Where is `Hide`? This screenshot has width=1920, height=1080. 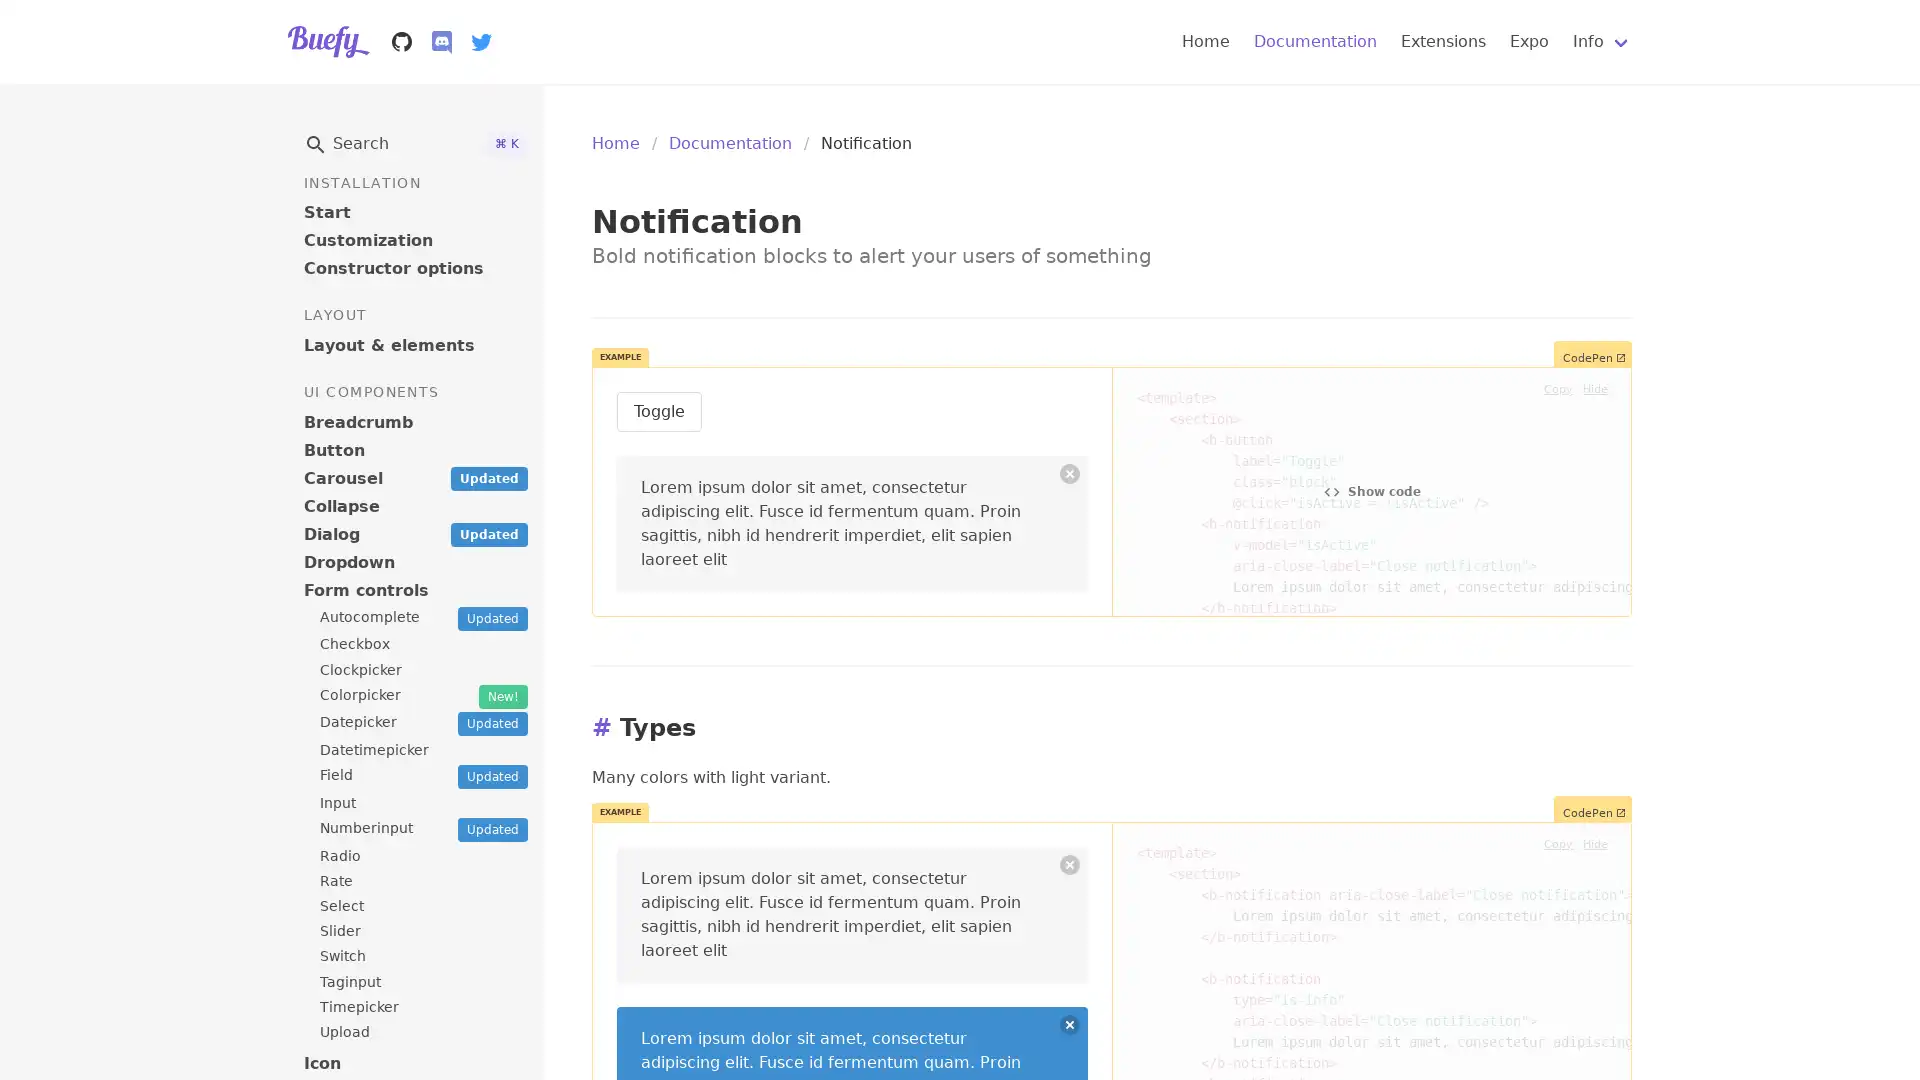
Hide is located at coordinates (1594, 840).